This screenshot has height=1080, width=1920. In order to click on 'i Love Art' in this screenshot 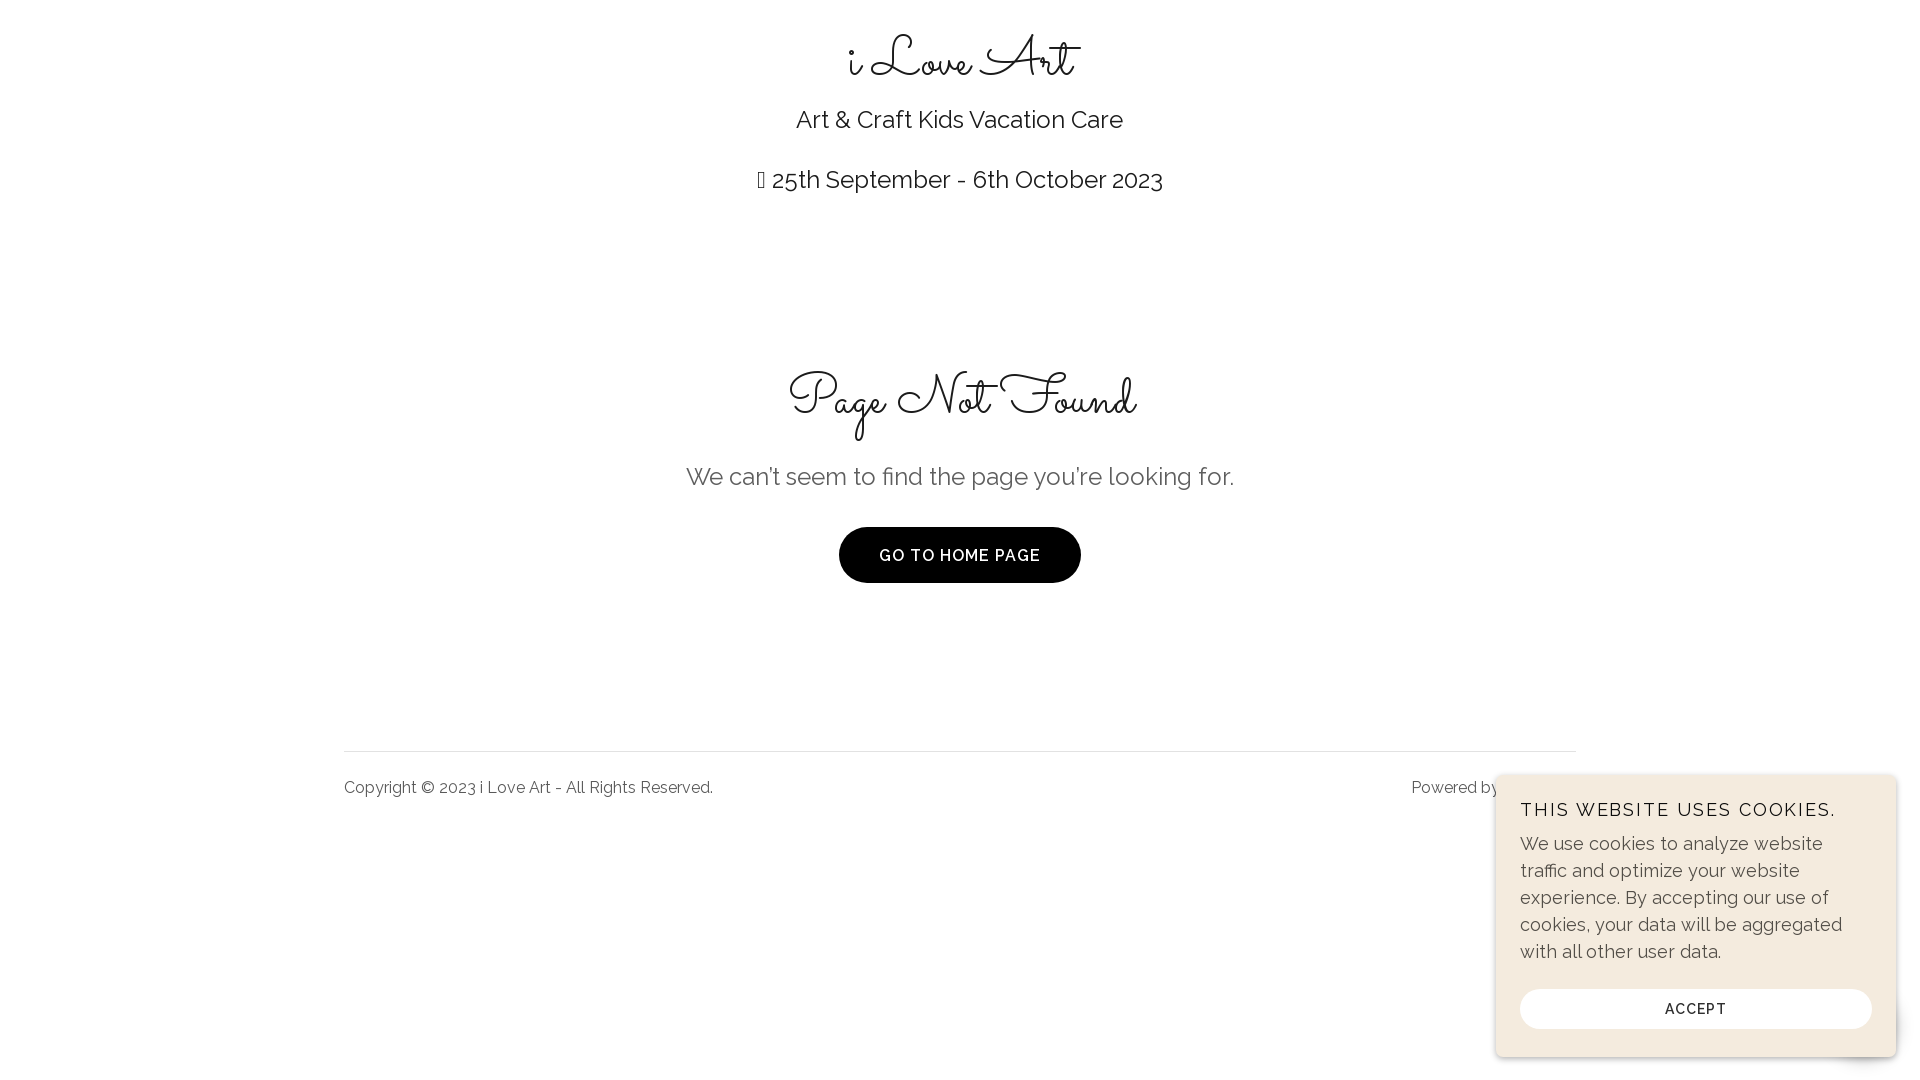, I will do `click(958, 66)`.